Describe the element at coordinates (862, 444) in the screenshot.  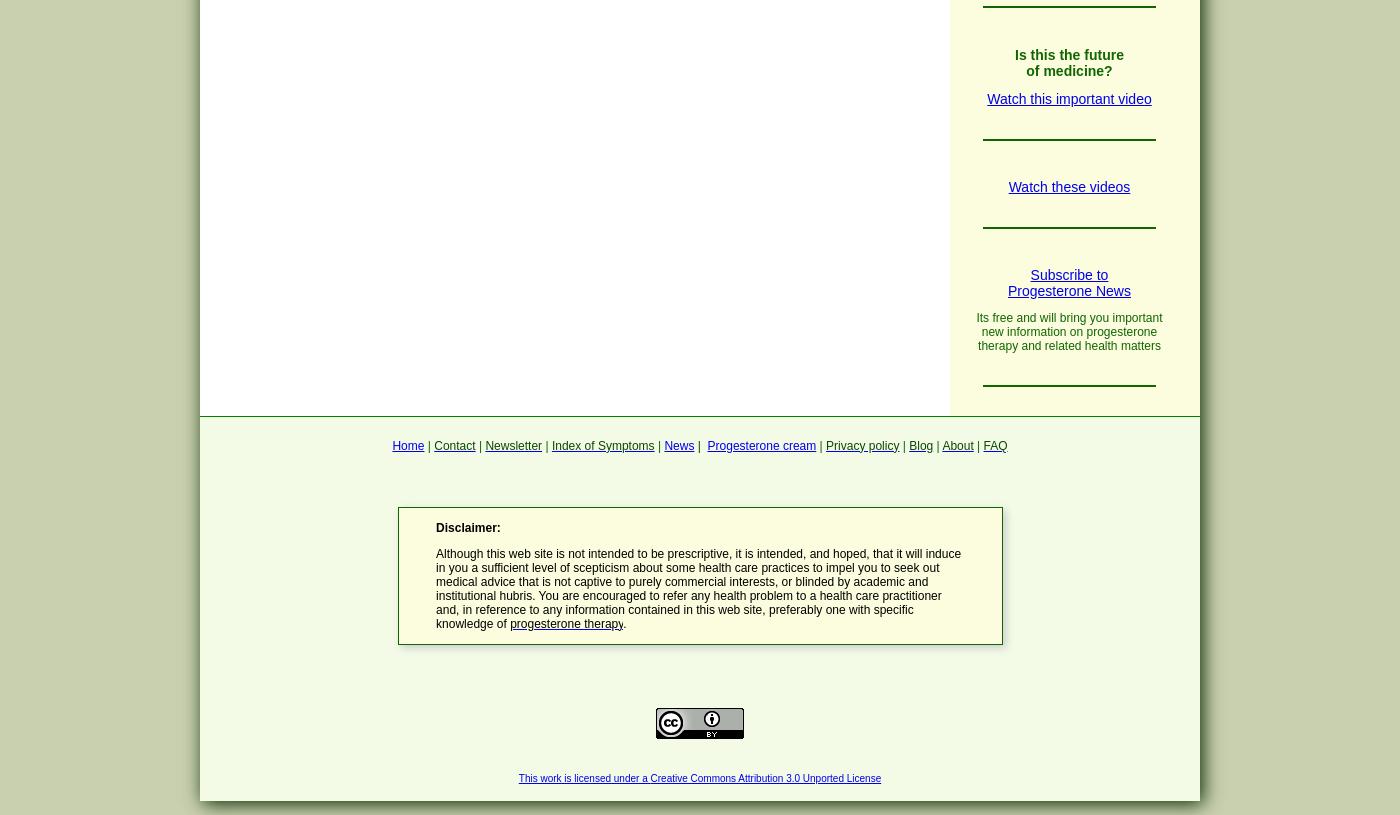
I see `'Privacy policy'` at that location.